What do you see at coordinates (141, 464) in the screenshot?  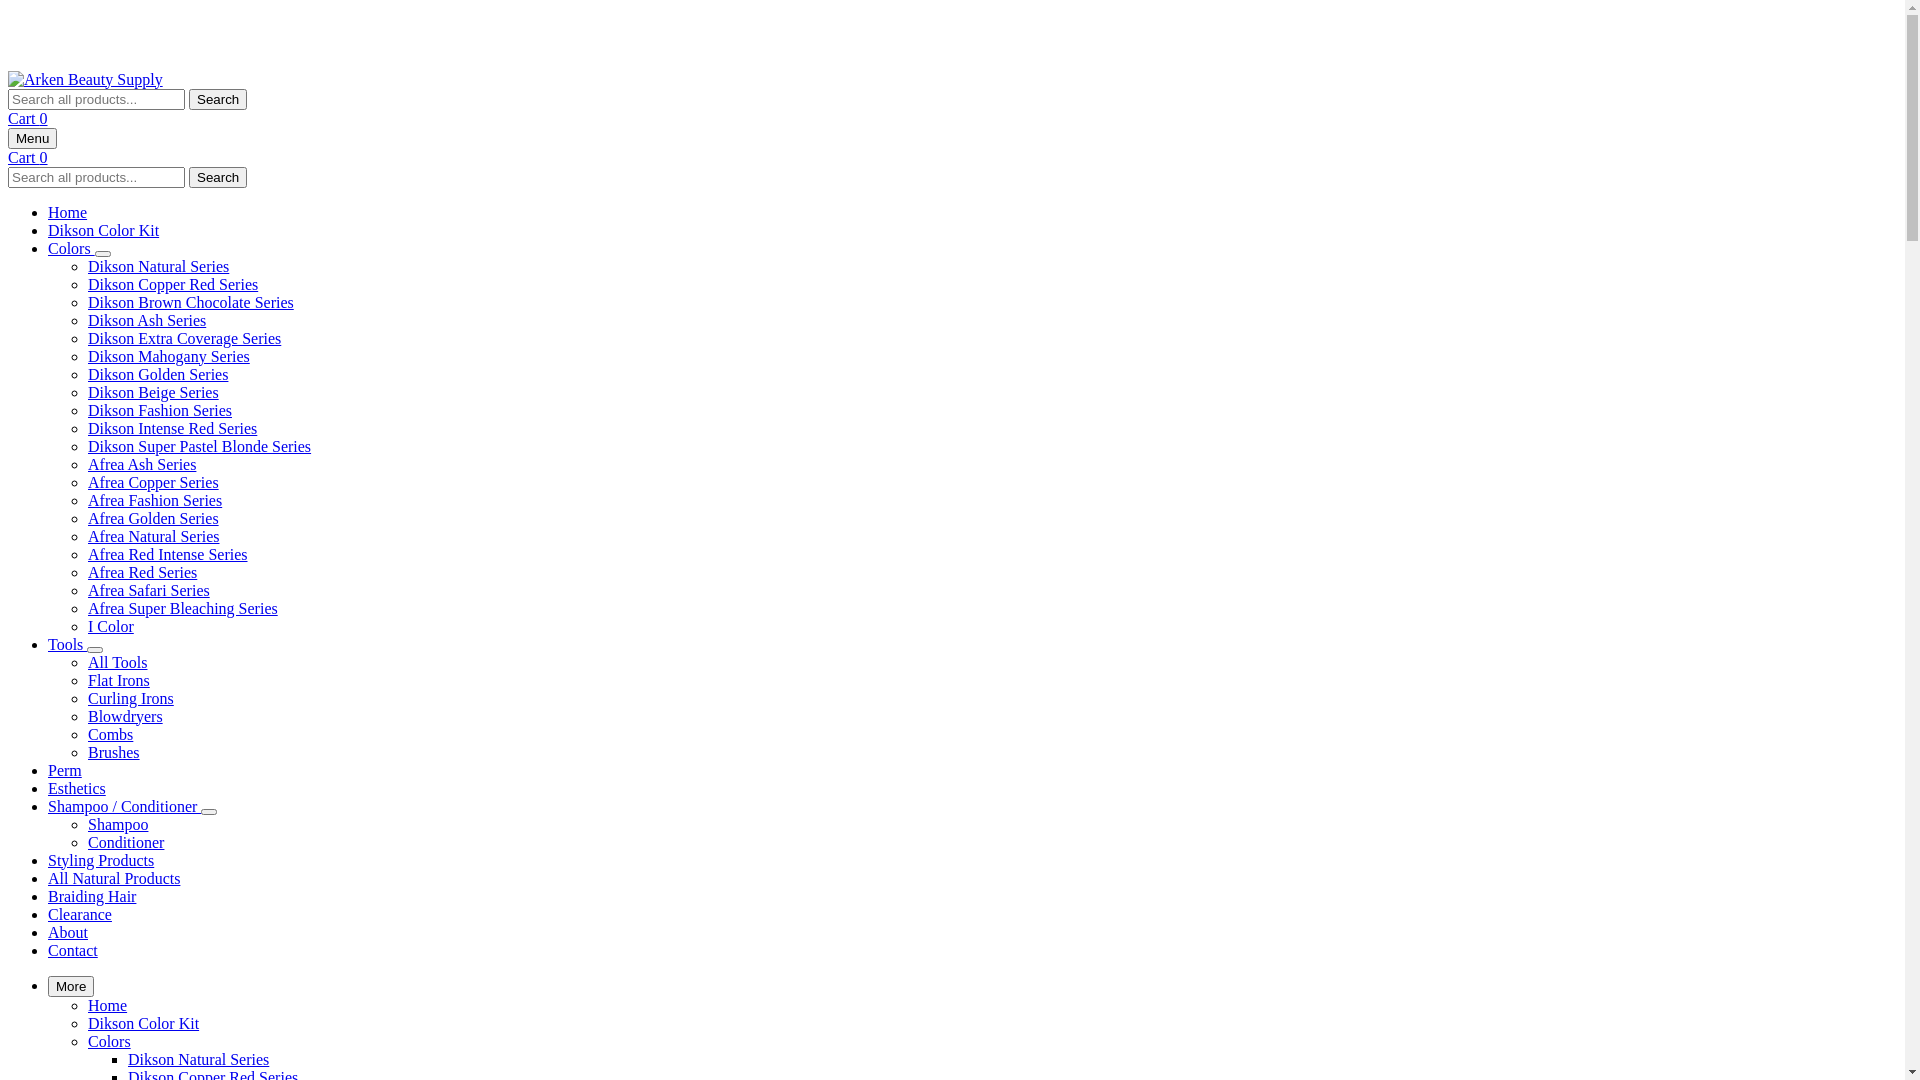 I see `'Afrea Ash Series'` at bounding box center [141, 464].